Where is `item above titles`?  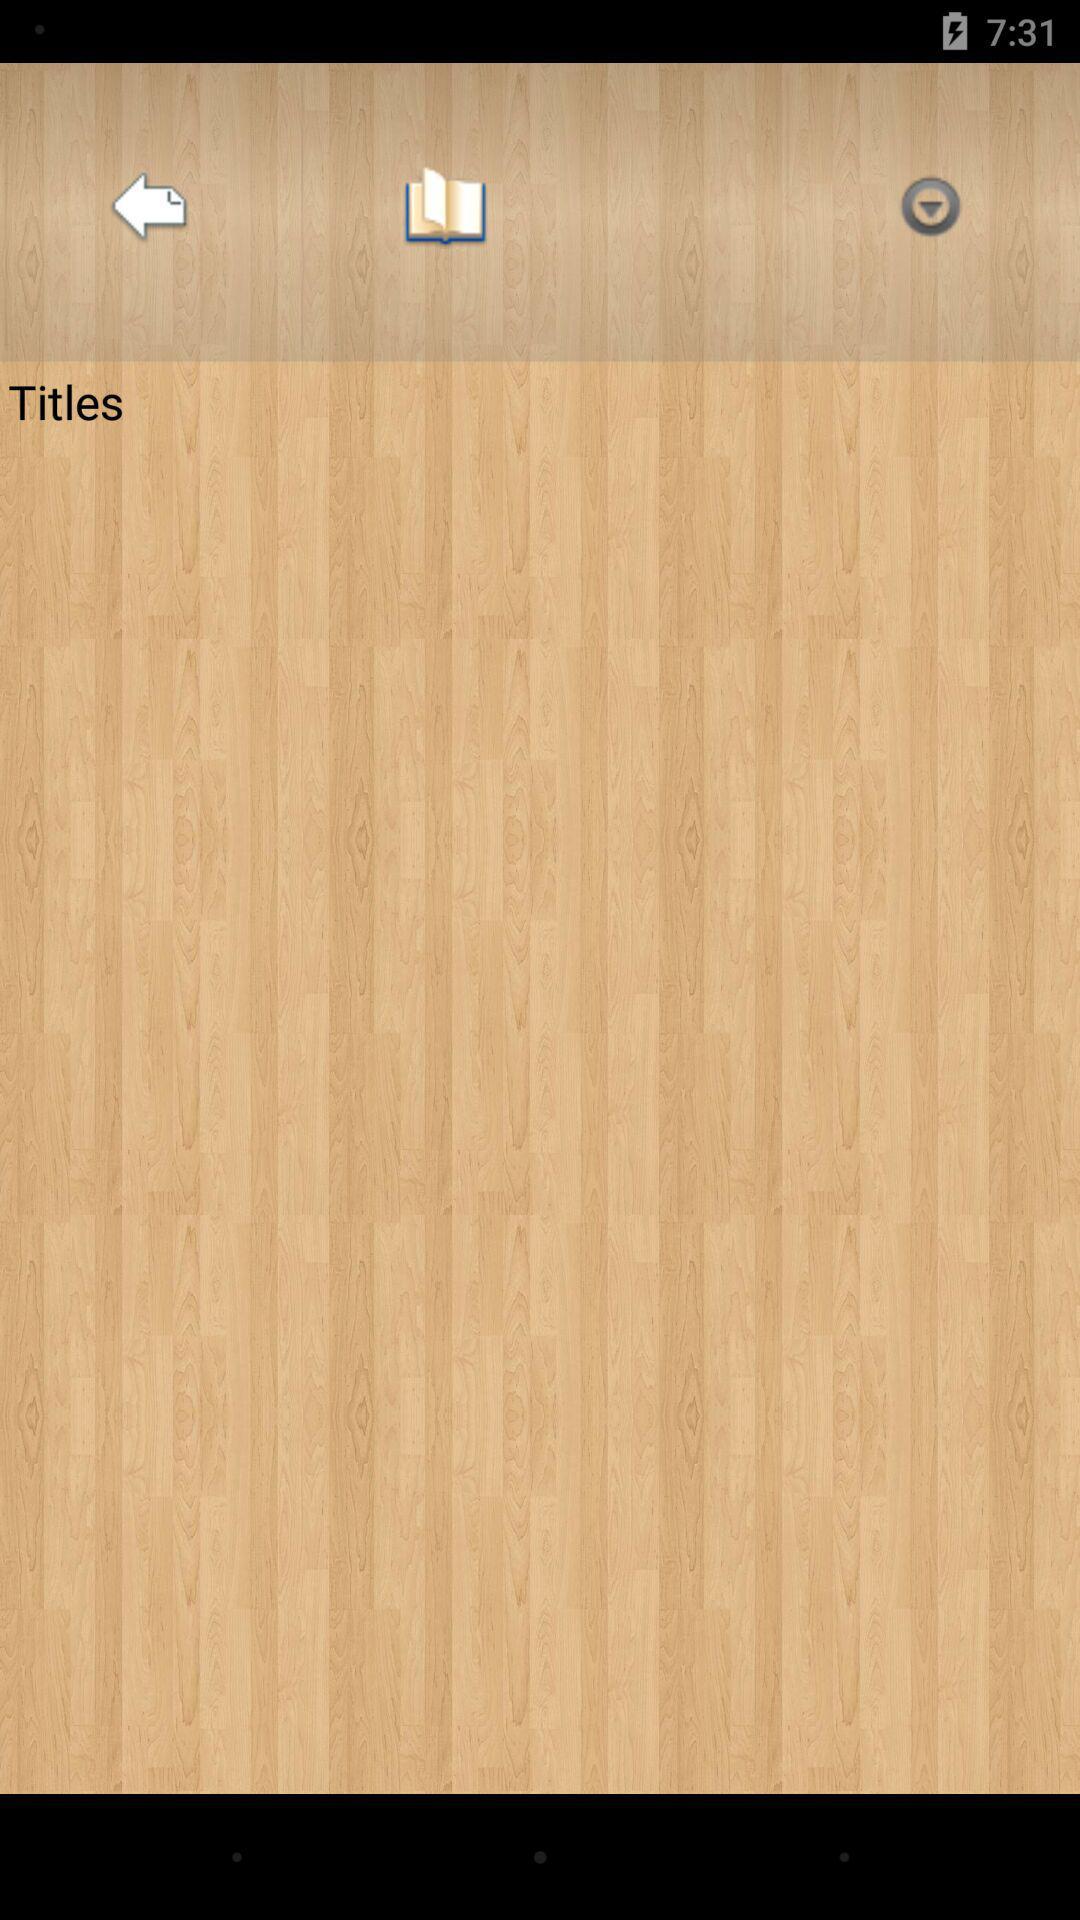 item above titles is located at coordinates (444, 212).